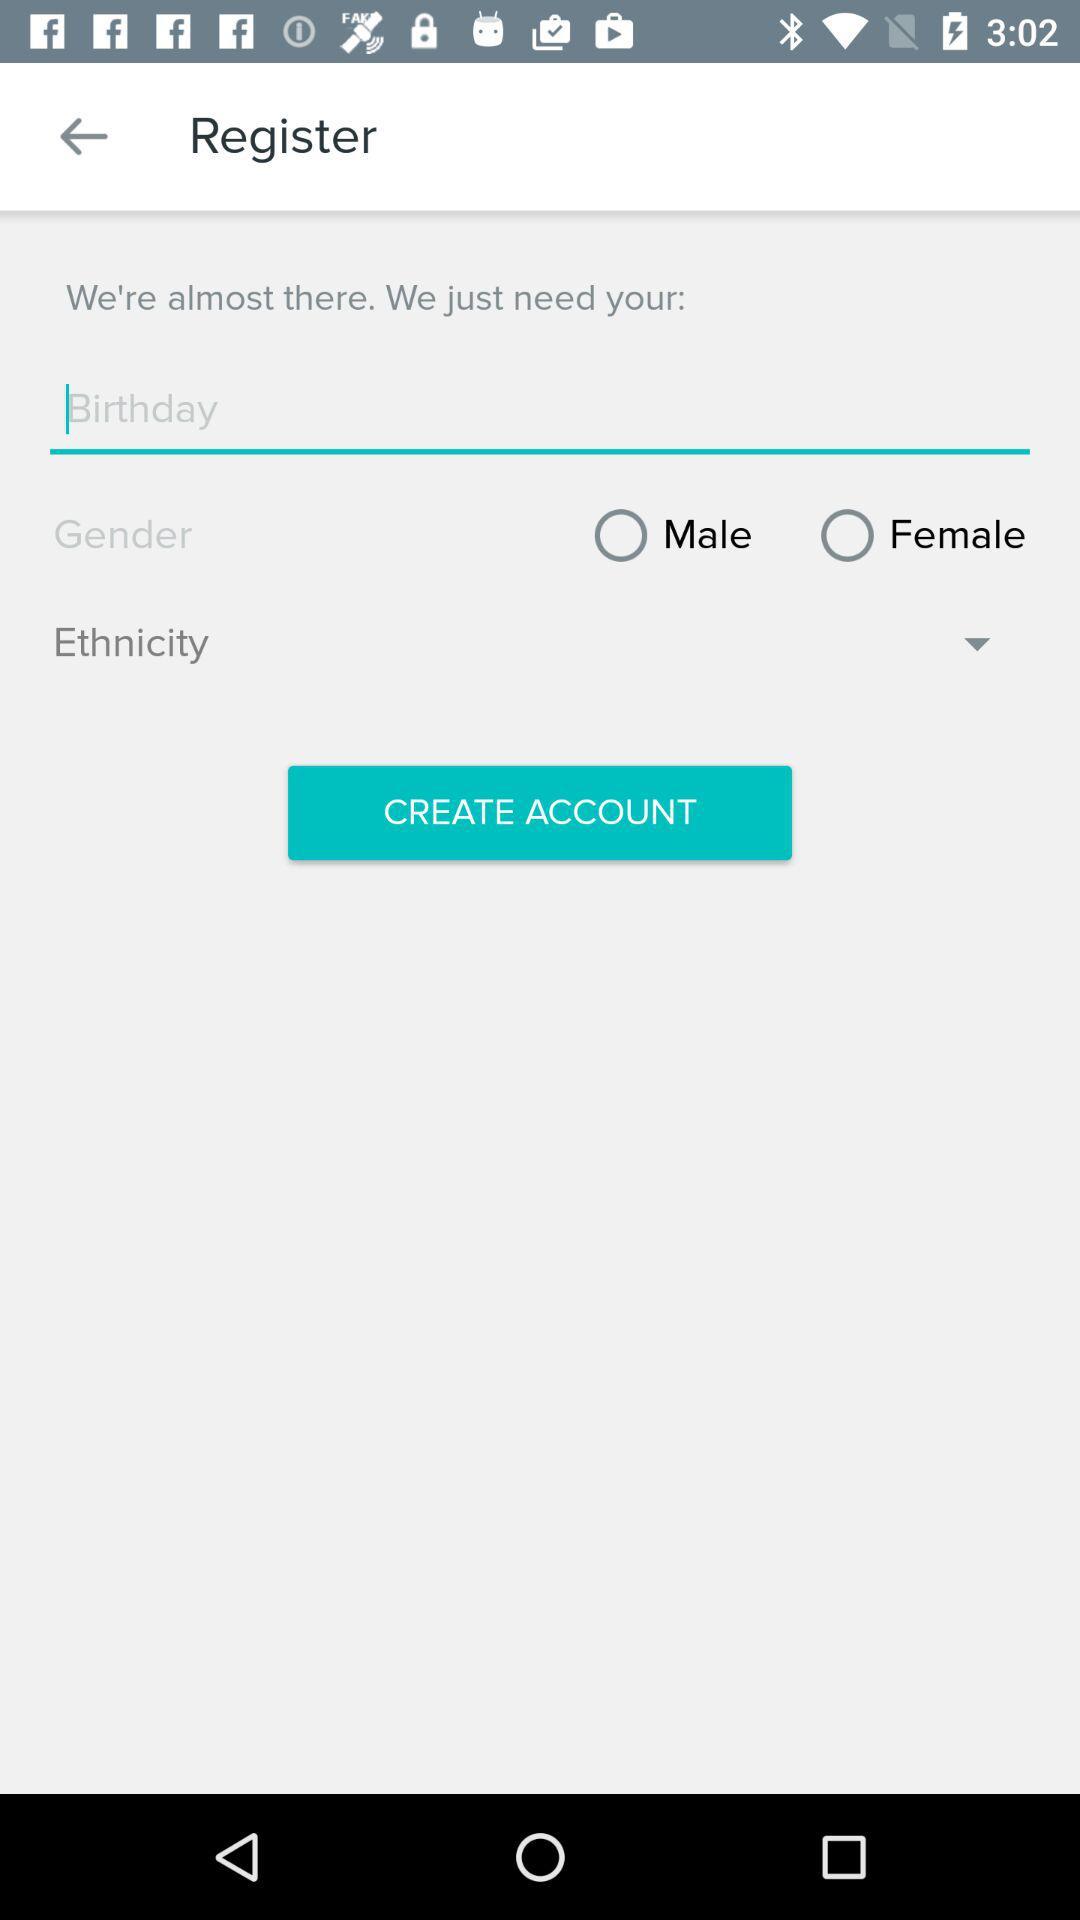  I want to click on the item next to the male item, so click(916, 535).